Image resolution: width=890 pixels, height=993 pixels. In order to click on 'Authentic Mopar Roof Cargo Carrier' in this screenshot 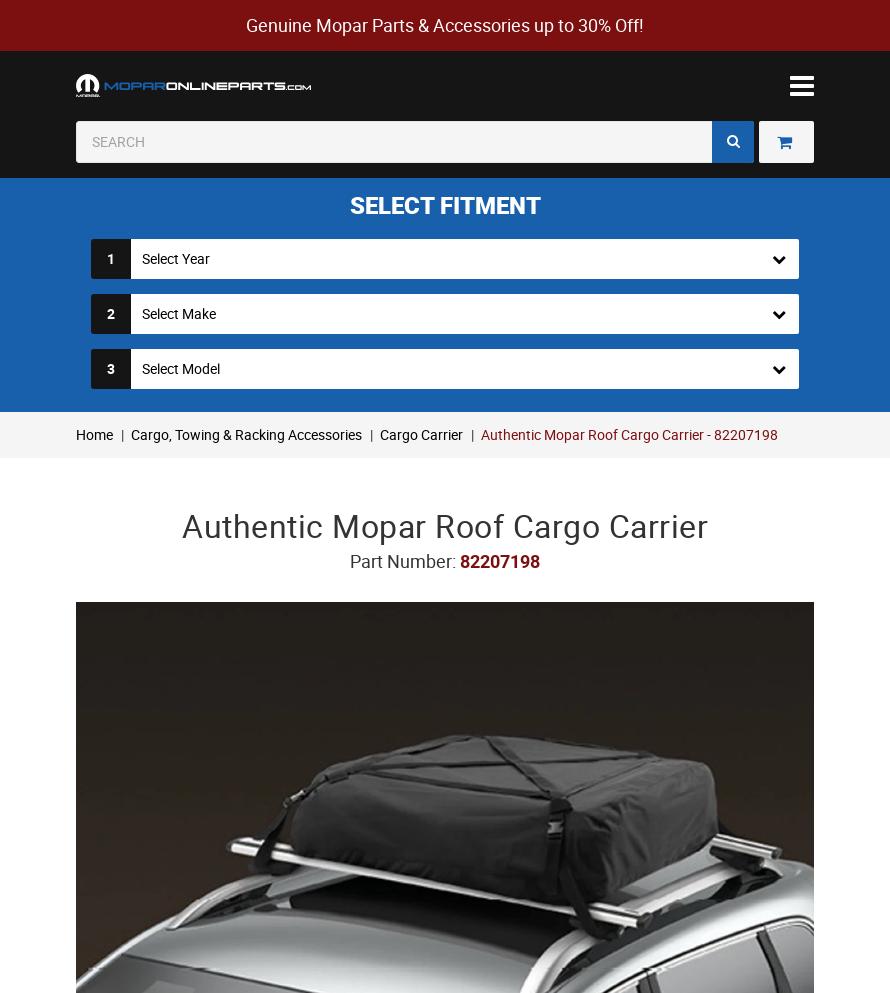, I will do `click(445, 524)`.